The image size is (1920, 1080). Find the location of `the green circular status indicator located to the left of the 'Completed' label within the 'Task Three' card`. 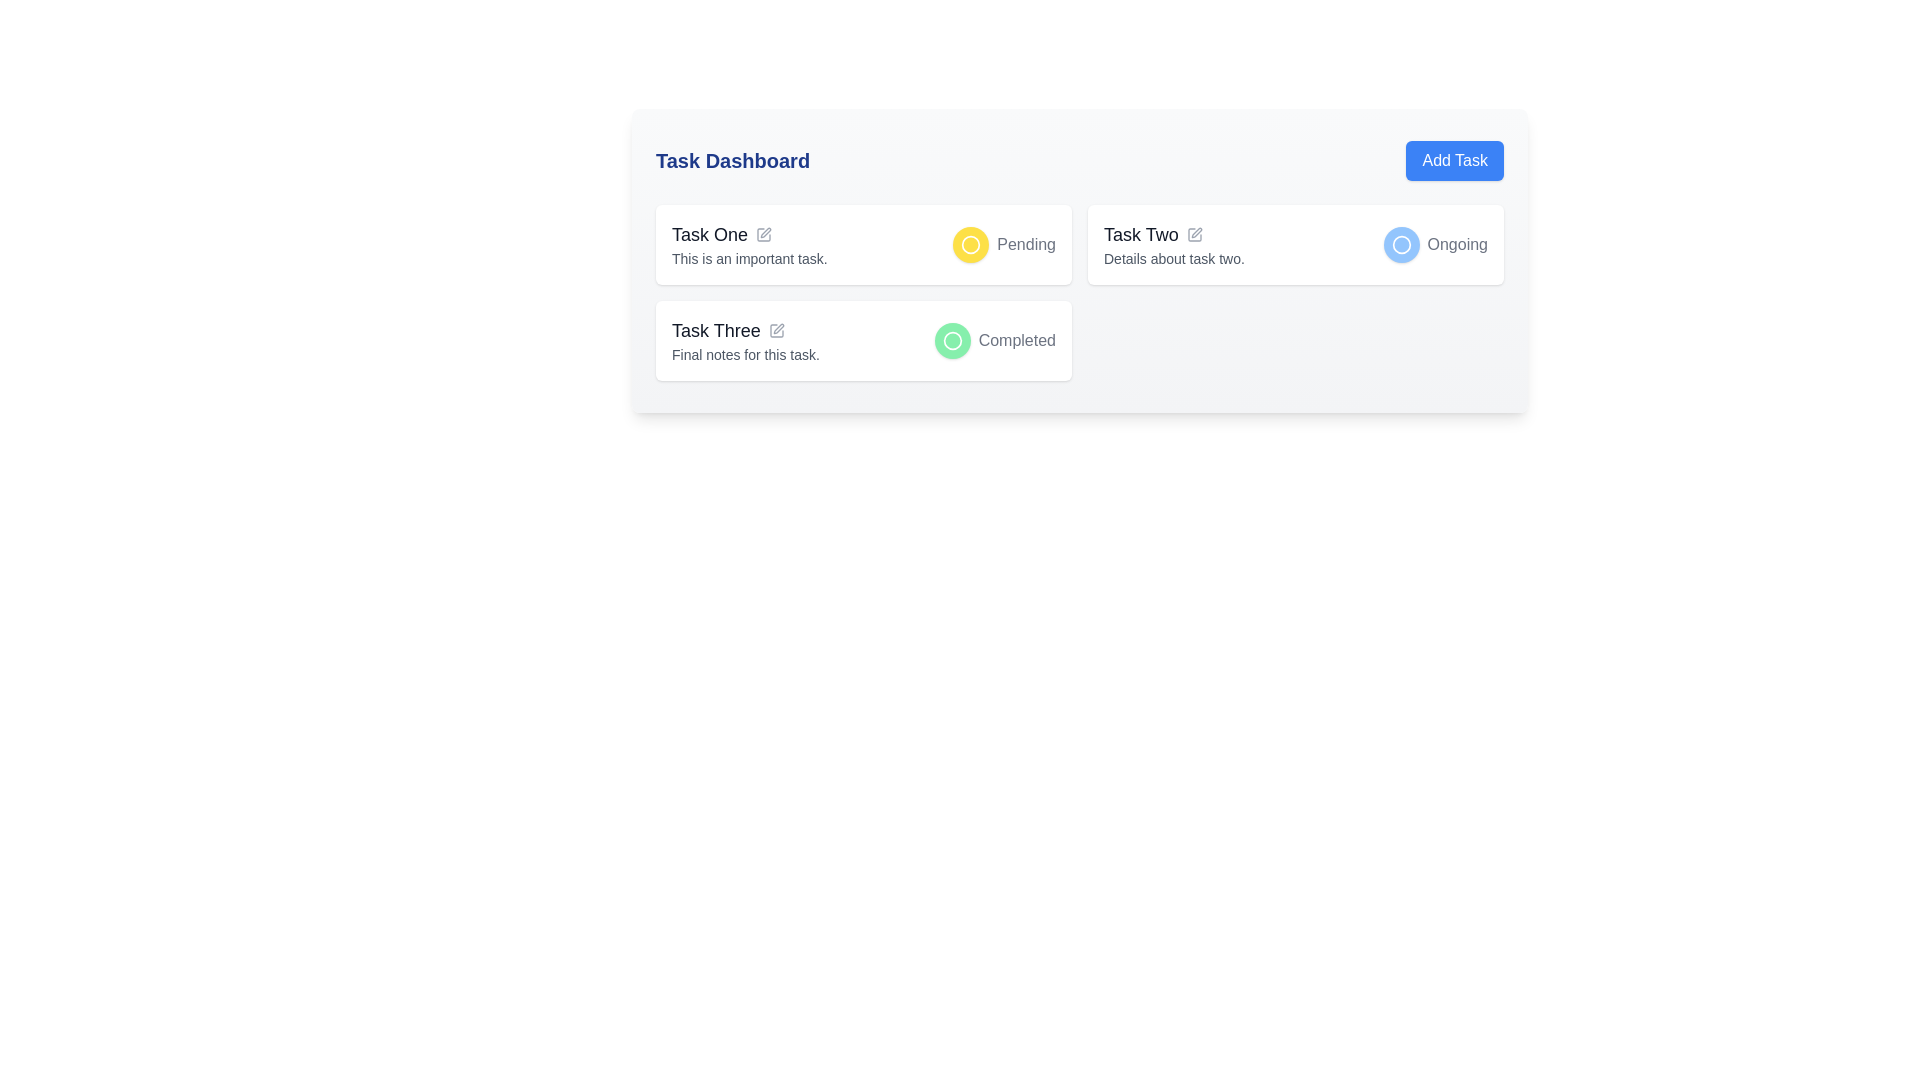

the green circular status indicator located to the left of the 'Completed' label within the 'Task Three' card is located at coordinates (951, 339).